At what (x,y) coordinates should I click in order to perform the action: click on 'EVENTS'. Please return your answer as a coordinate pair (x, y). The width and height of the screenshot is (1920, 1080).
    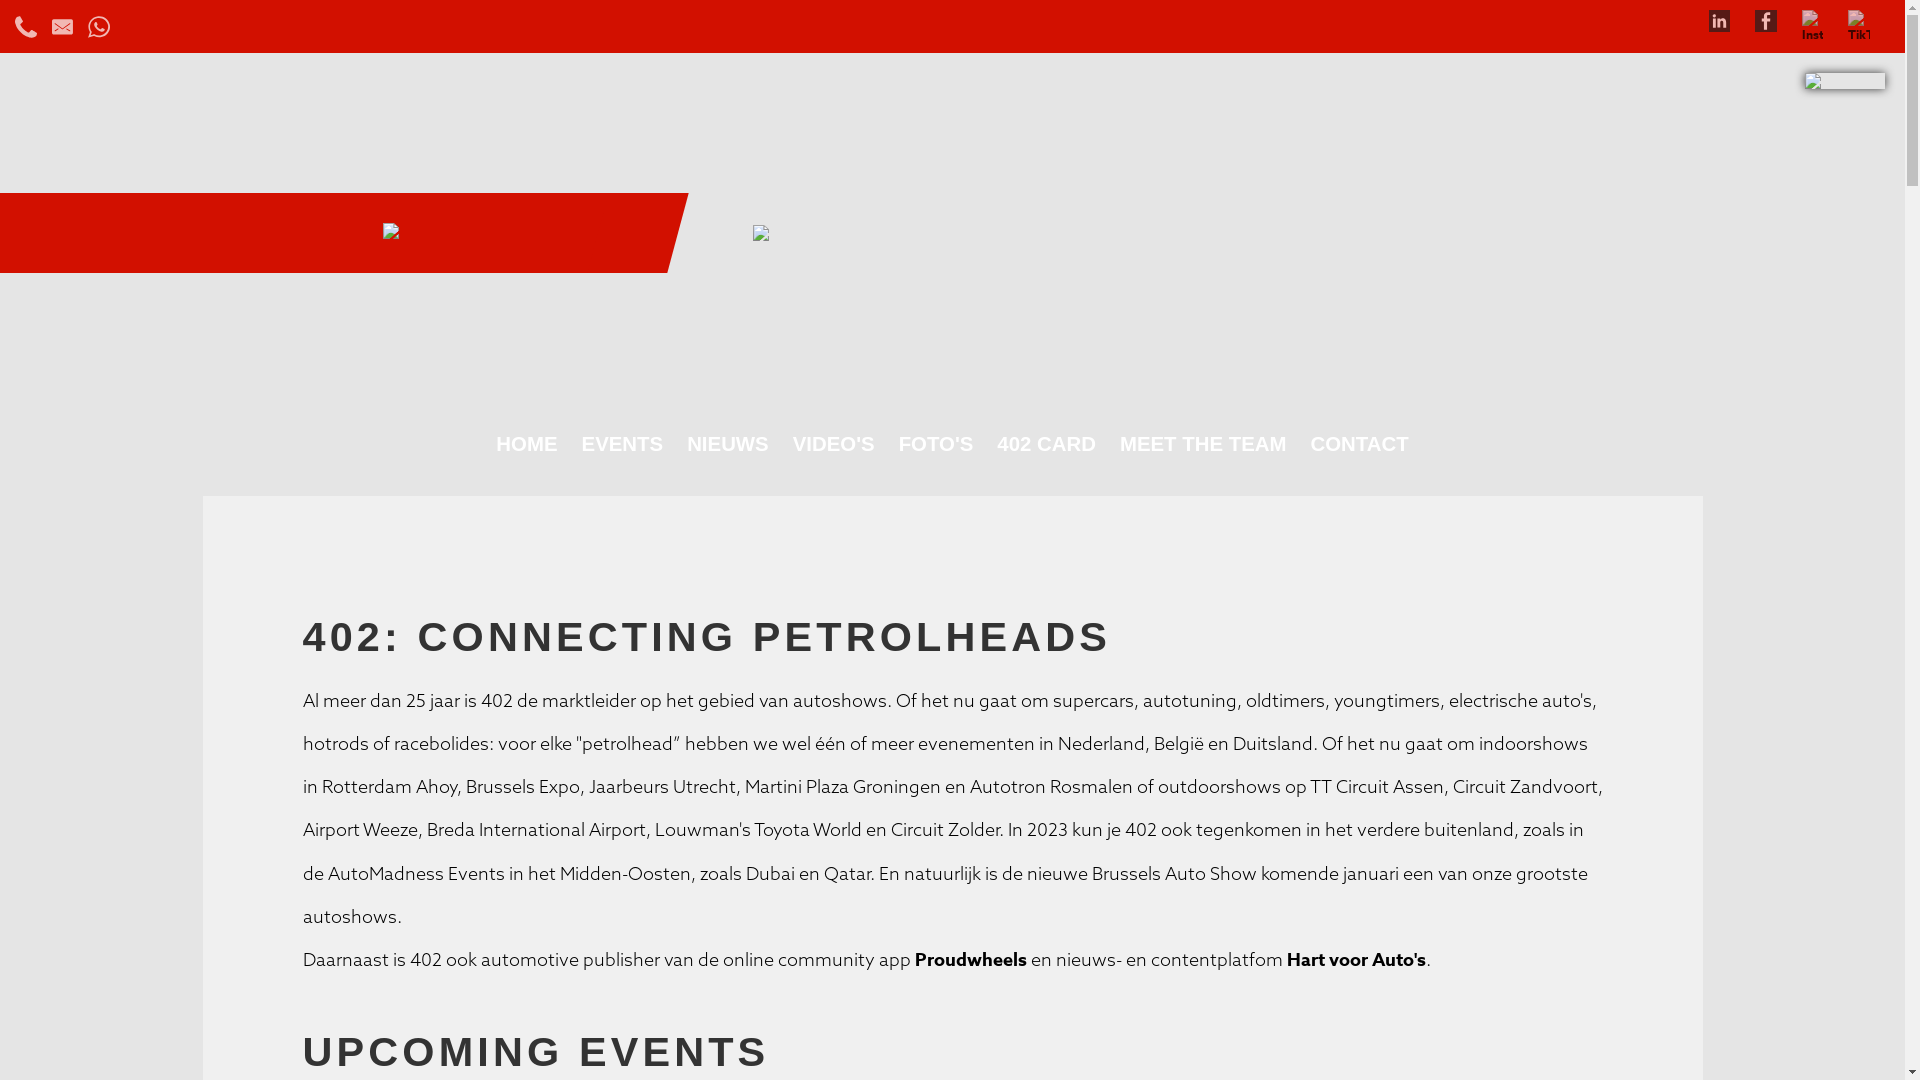
    Looking at the image, I should click on (622, 443).